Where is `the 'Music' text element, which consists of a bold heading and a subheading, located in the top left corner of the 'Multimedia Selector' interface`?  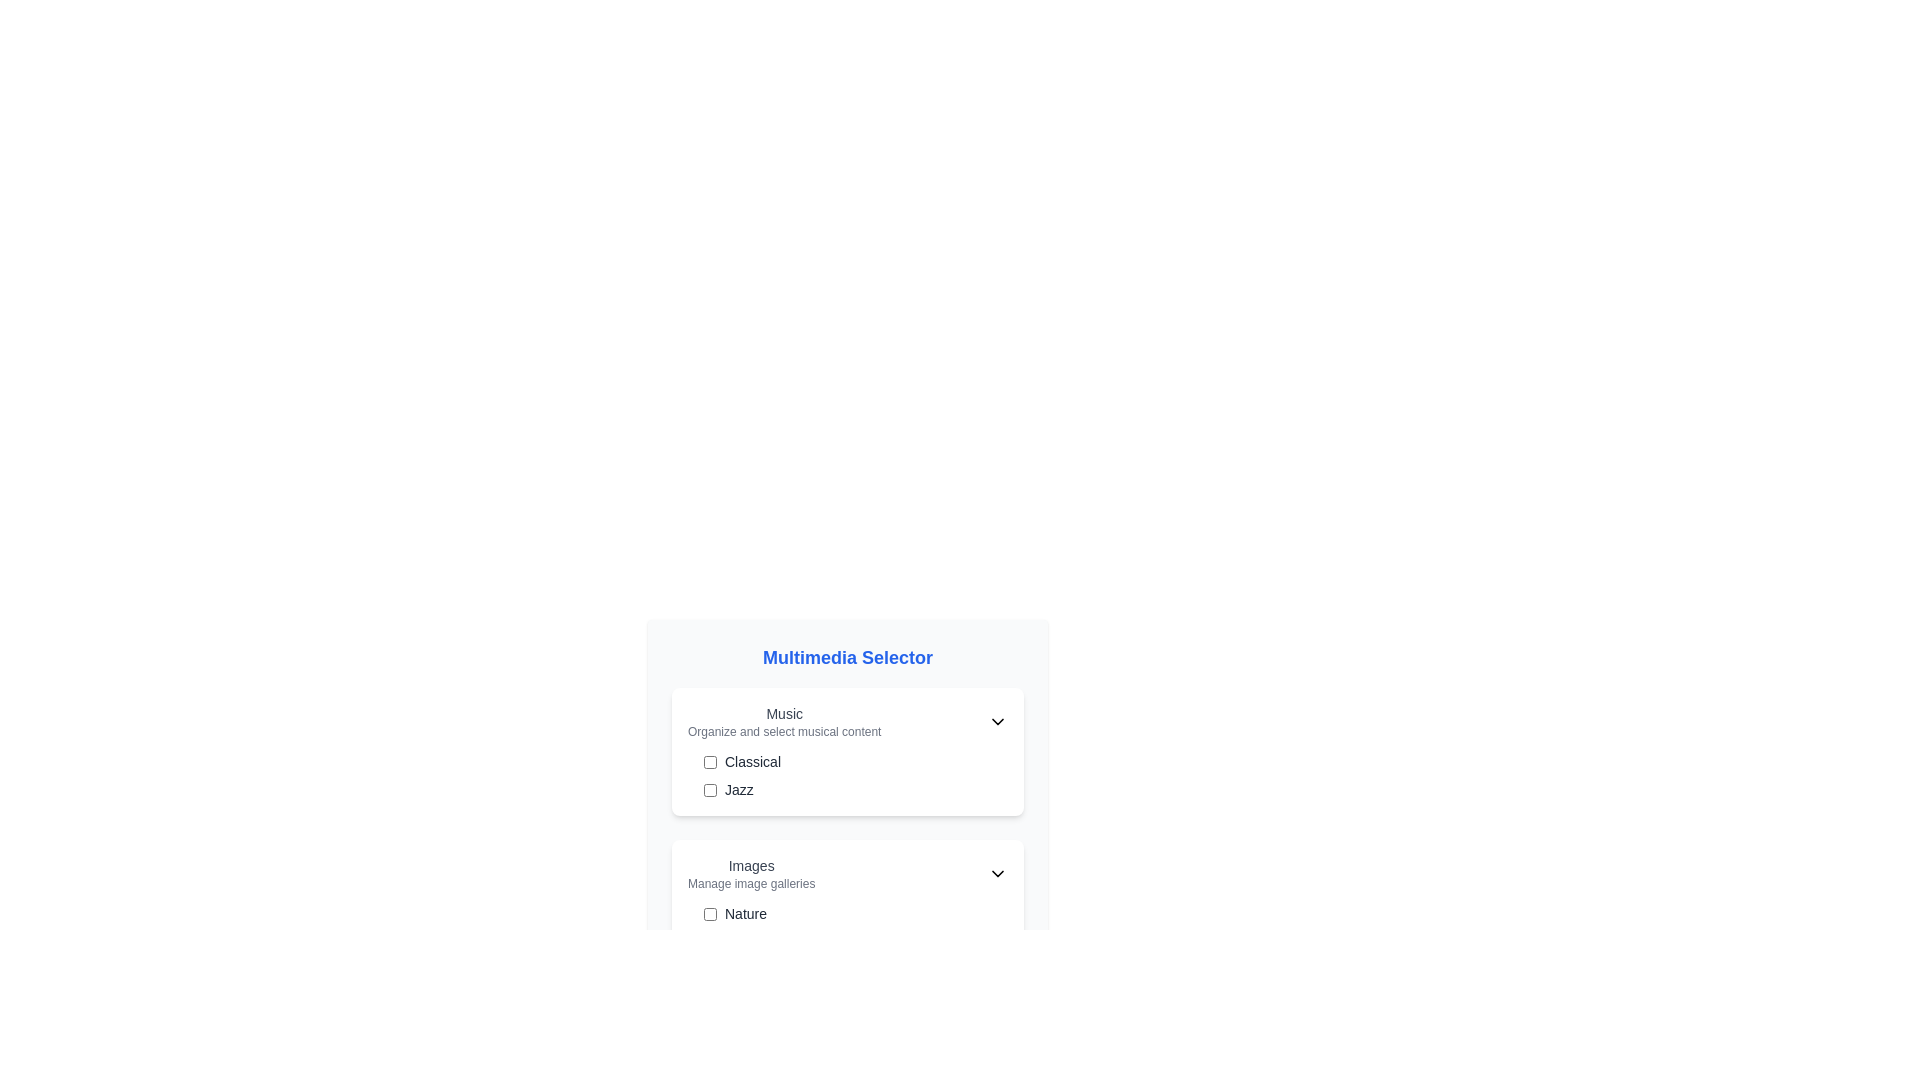 the 'Music' text element, which consists of a bold heading and a subheading, located in the top left corner of the 'Multimedia Selector' interface is located at coordinates (783, 721).